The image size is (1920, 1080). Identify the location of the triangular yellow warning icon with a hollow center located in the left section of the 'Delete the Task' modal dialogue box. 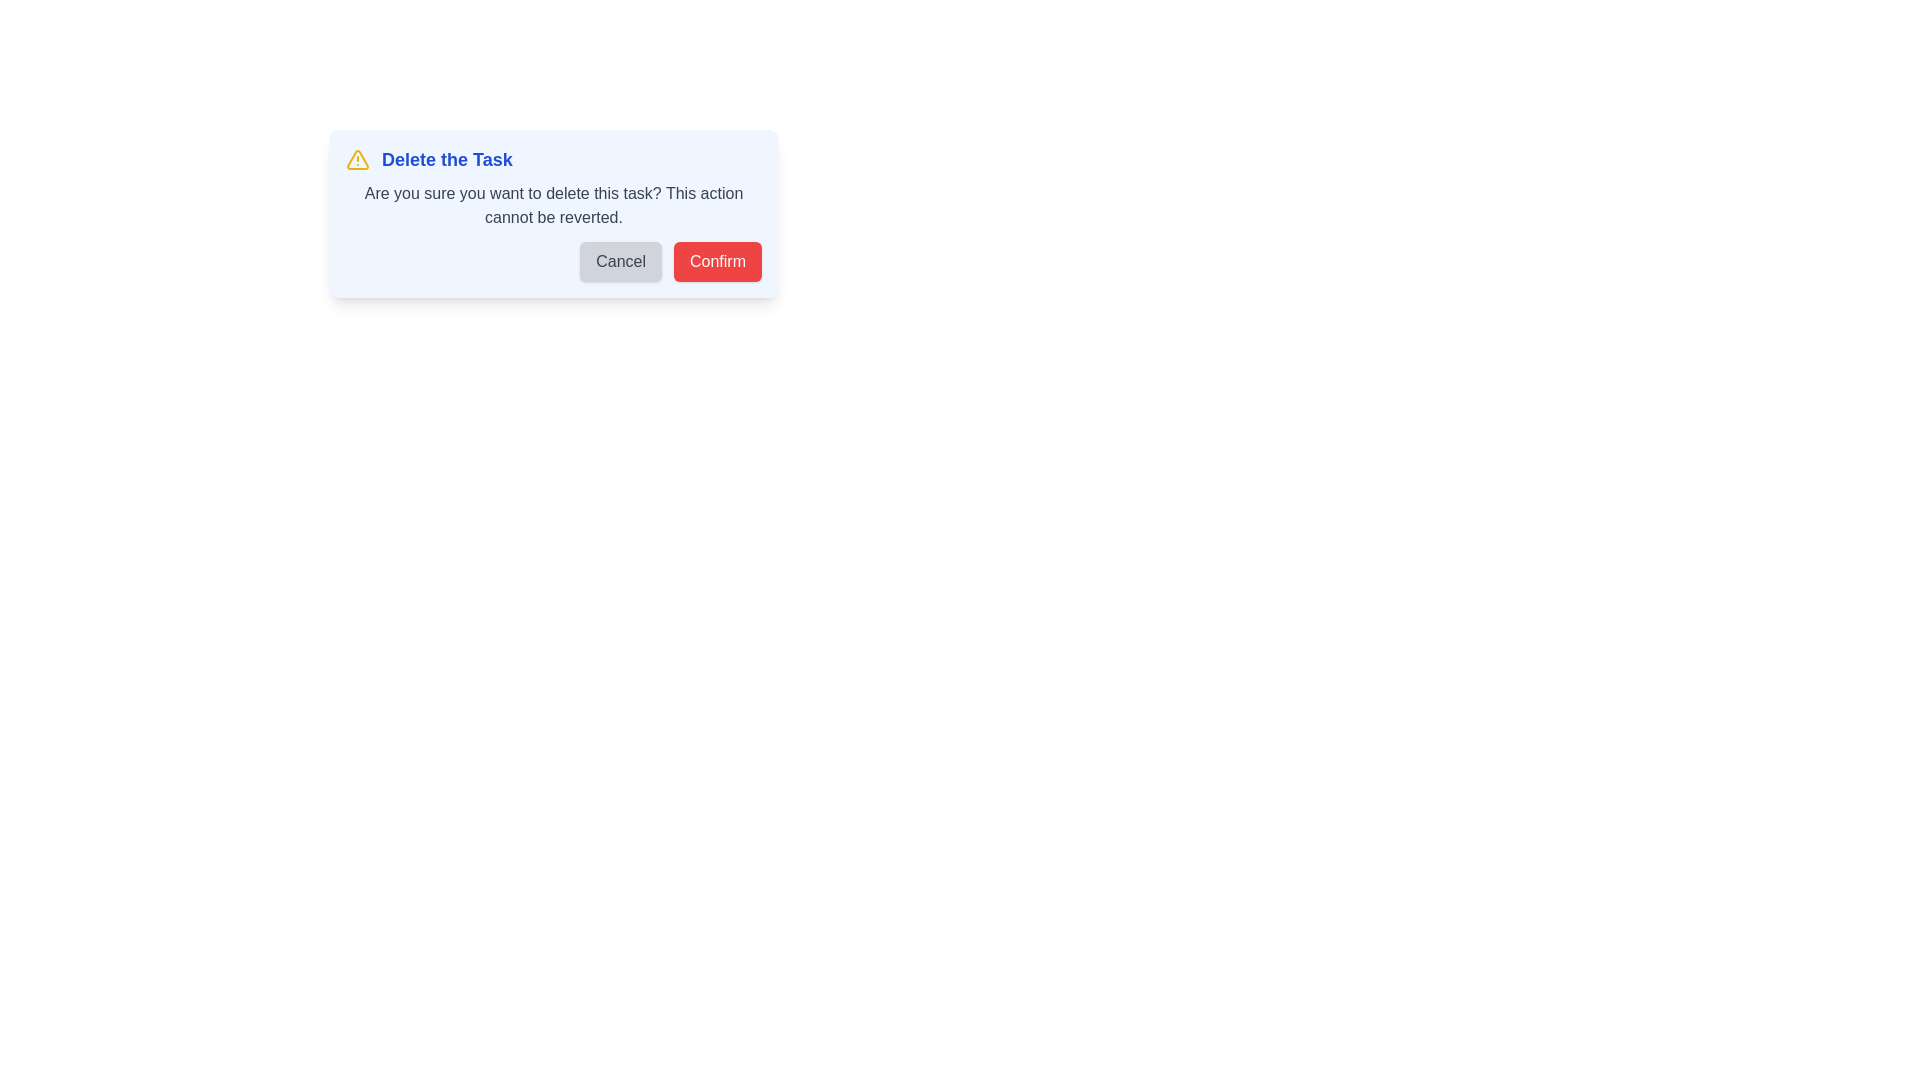
(358, 158).